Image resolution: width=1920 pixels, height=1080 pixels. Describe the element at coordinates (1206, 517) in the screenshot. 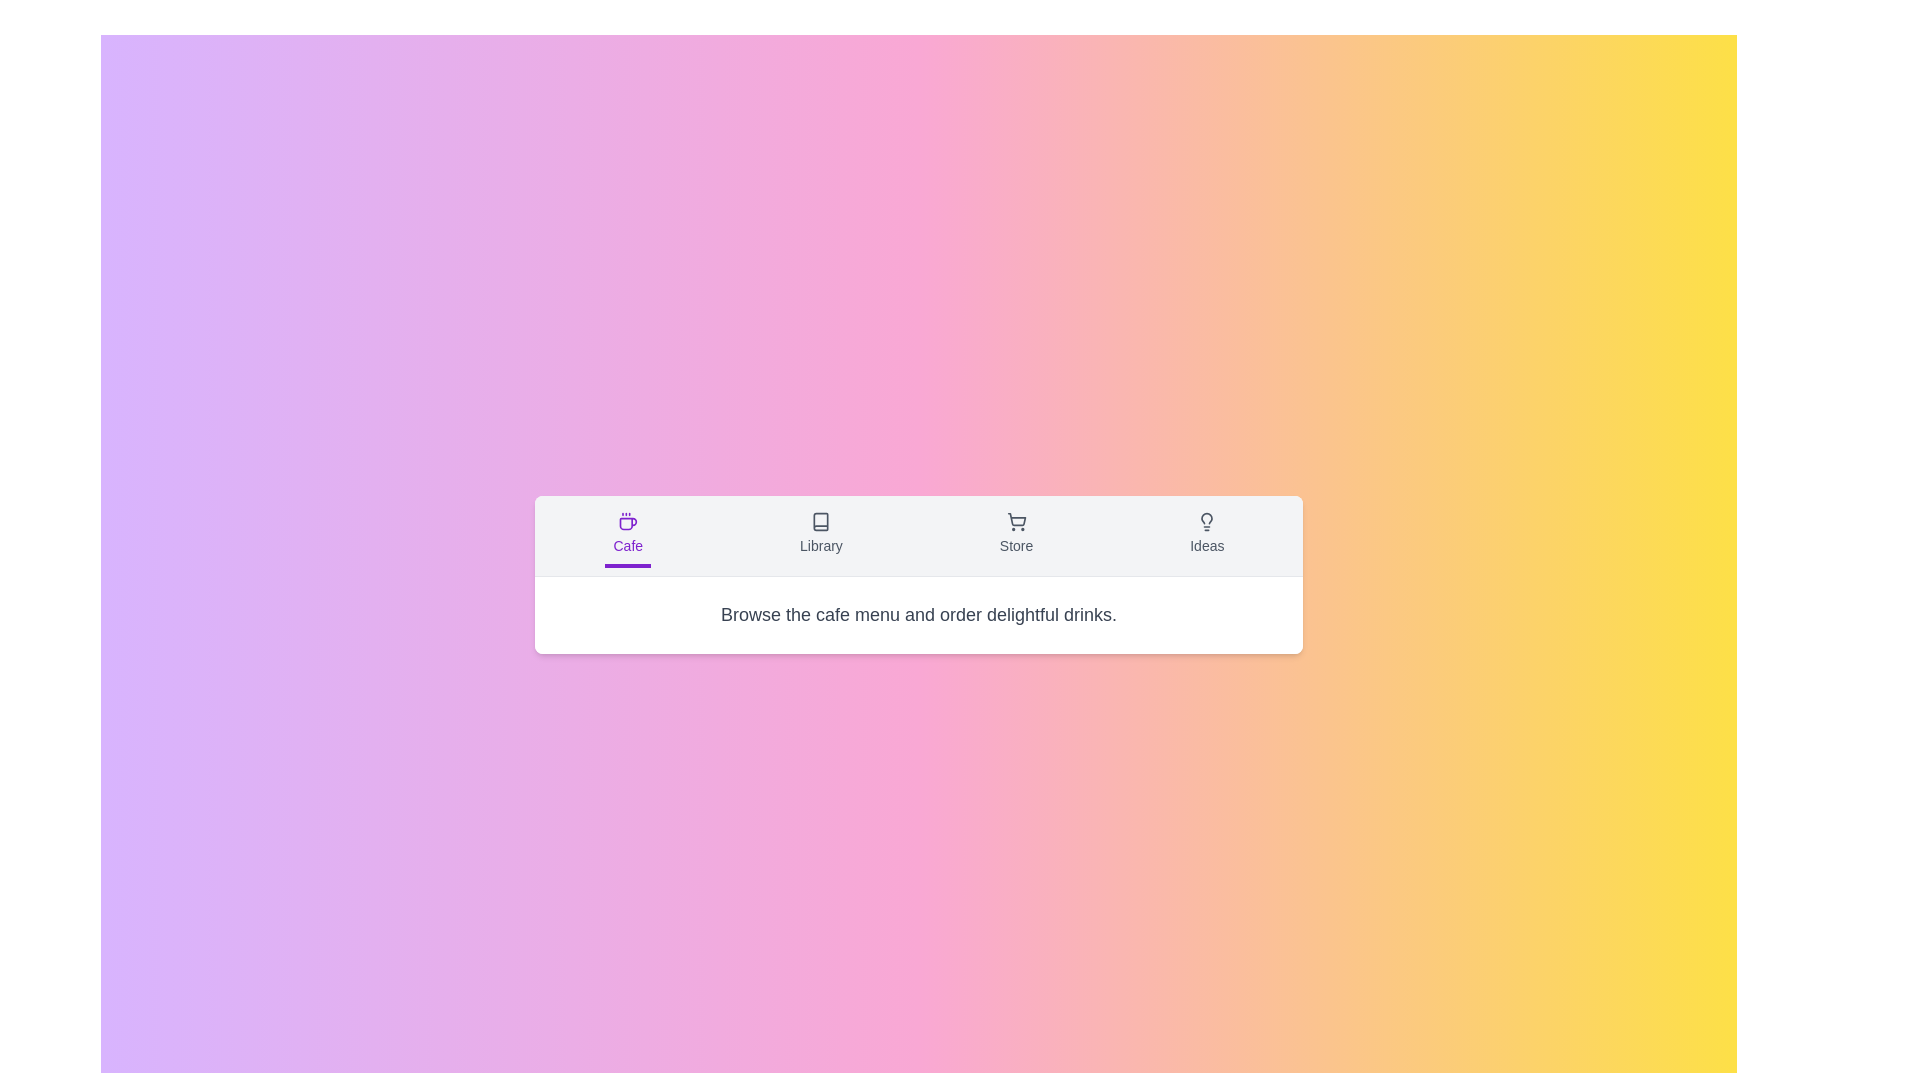

I see `the topmost segment of the lightbulb icon, which represents the 'Ideas' or 'Light' category in the rightmost part of the horizontal navigation bar` at that location.